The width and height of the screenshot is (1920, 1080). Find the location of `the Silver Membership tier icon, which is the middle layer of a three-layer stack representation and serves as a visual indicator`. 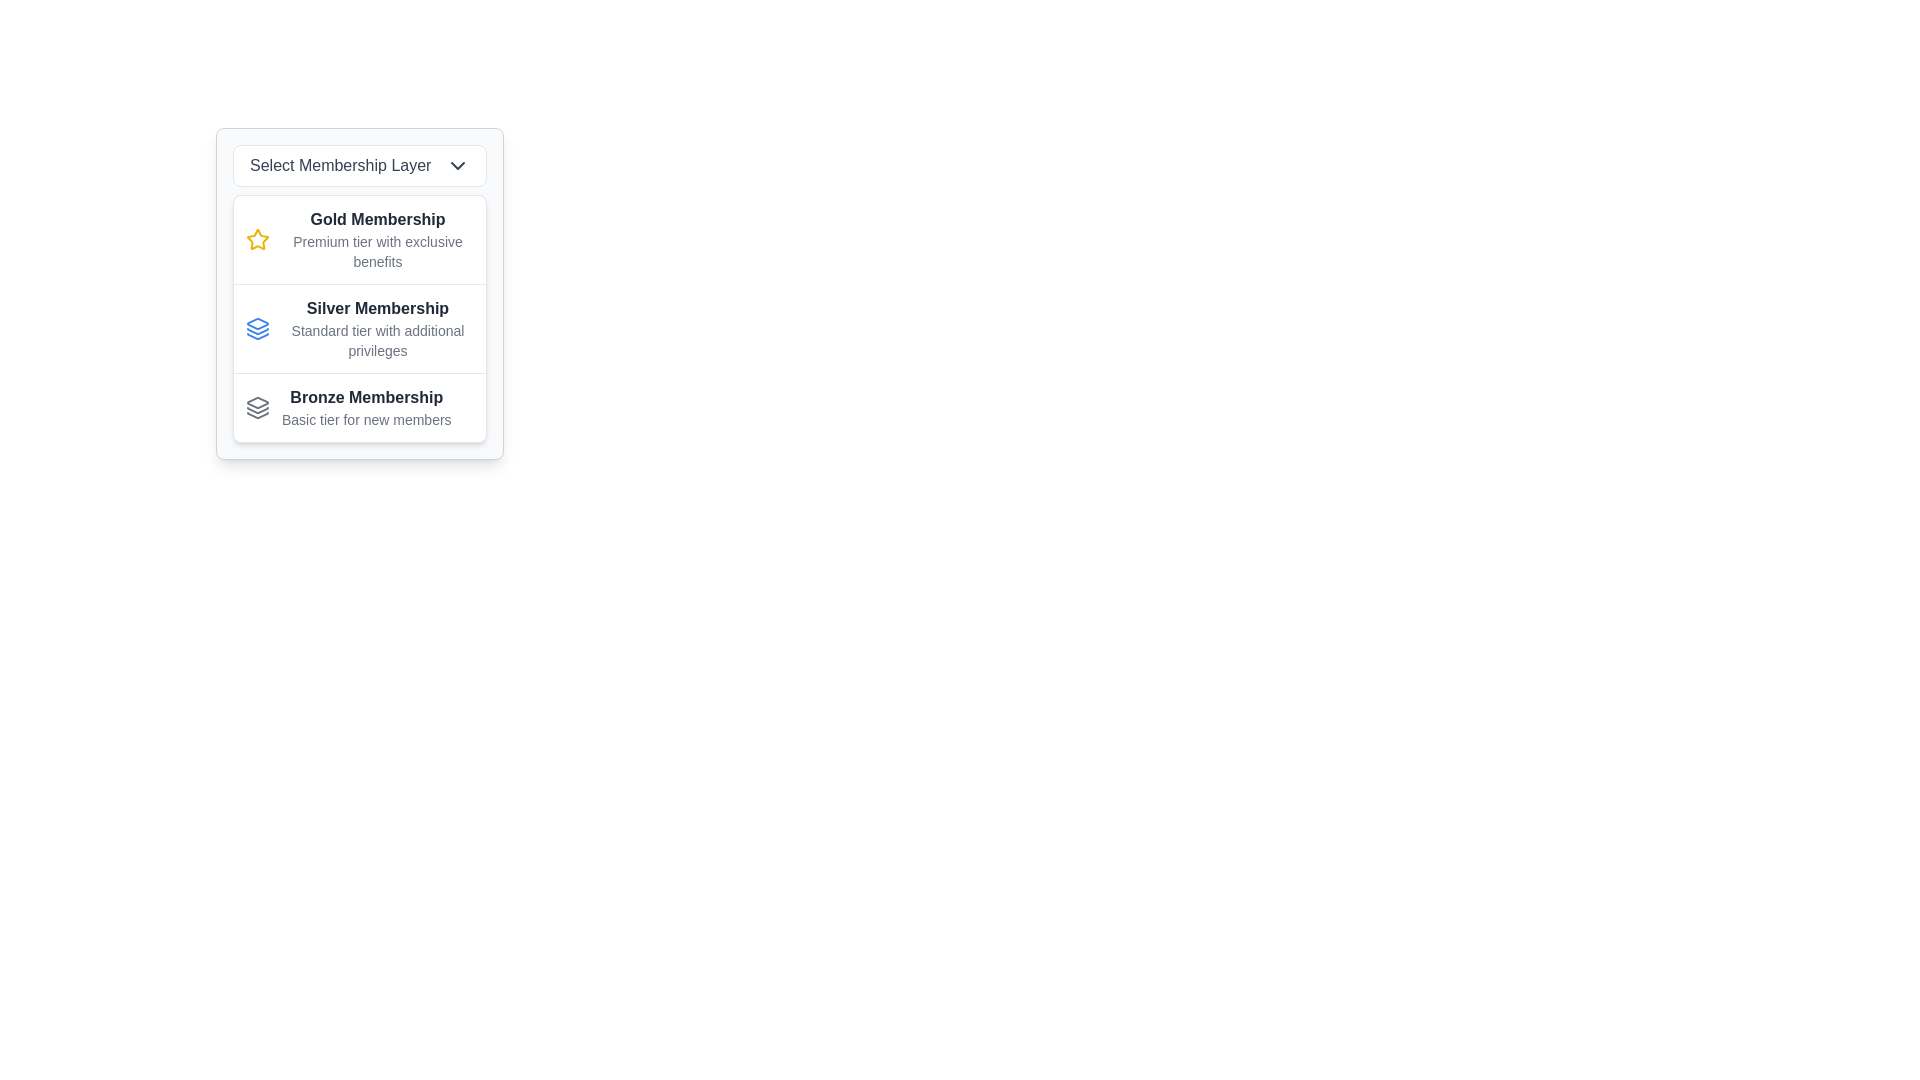

the Silver Membership tier icon, which is the middle layer of a three-layer stack representation and serves as a visual indicator is located at coordinates (257, 330).